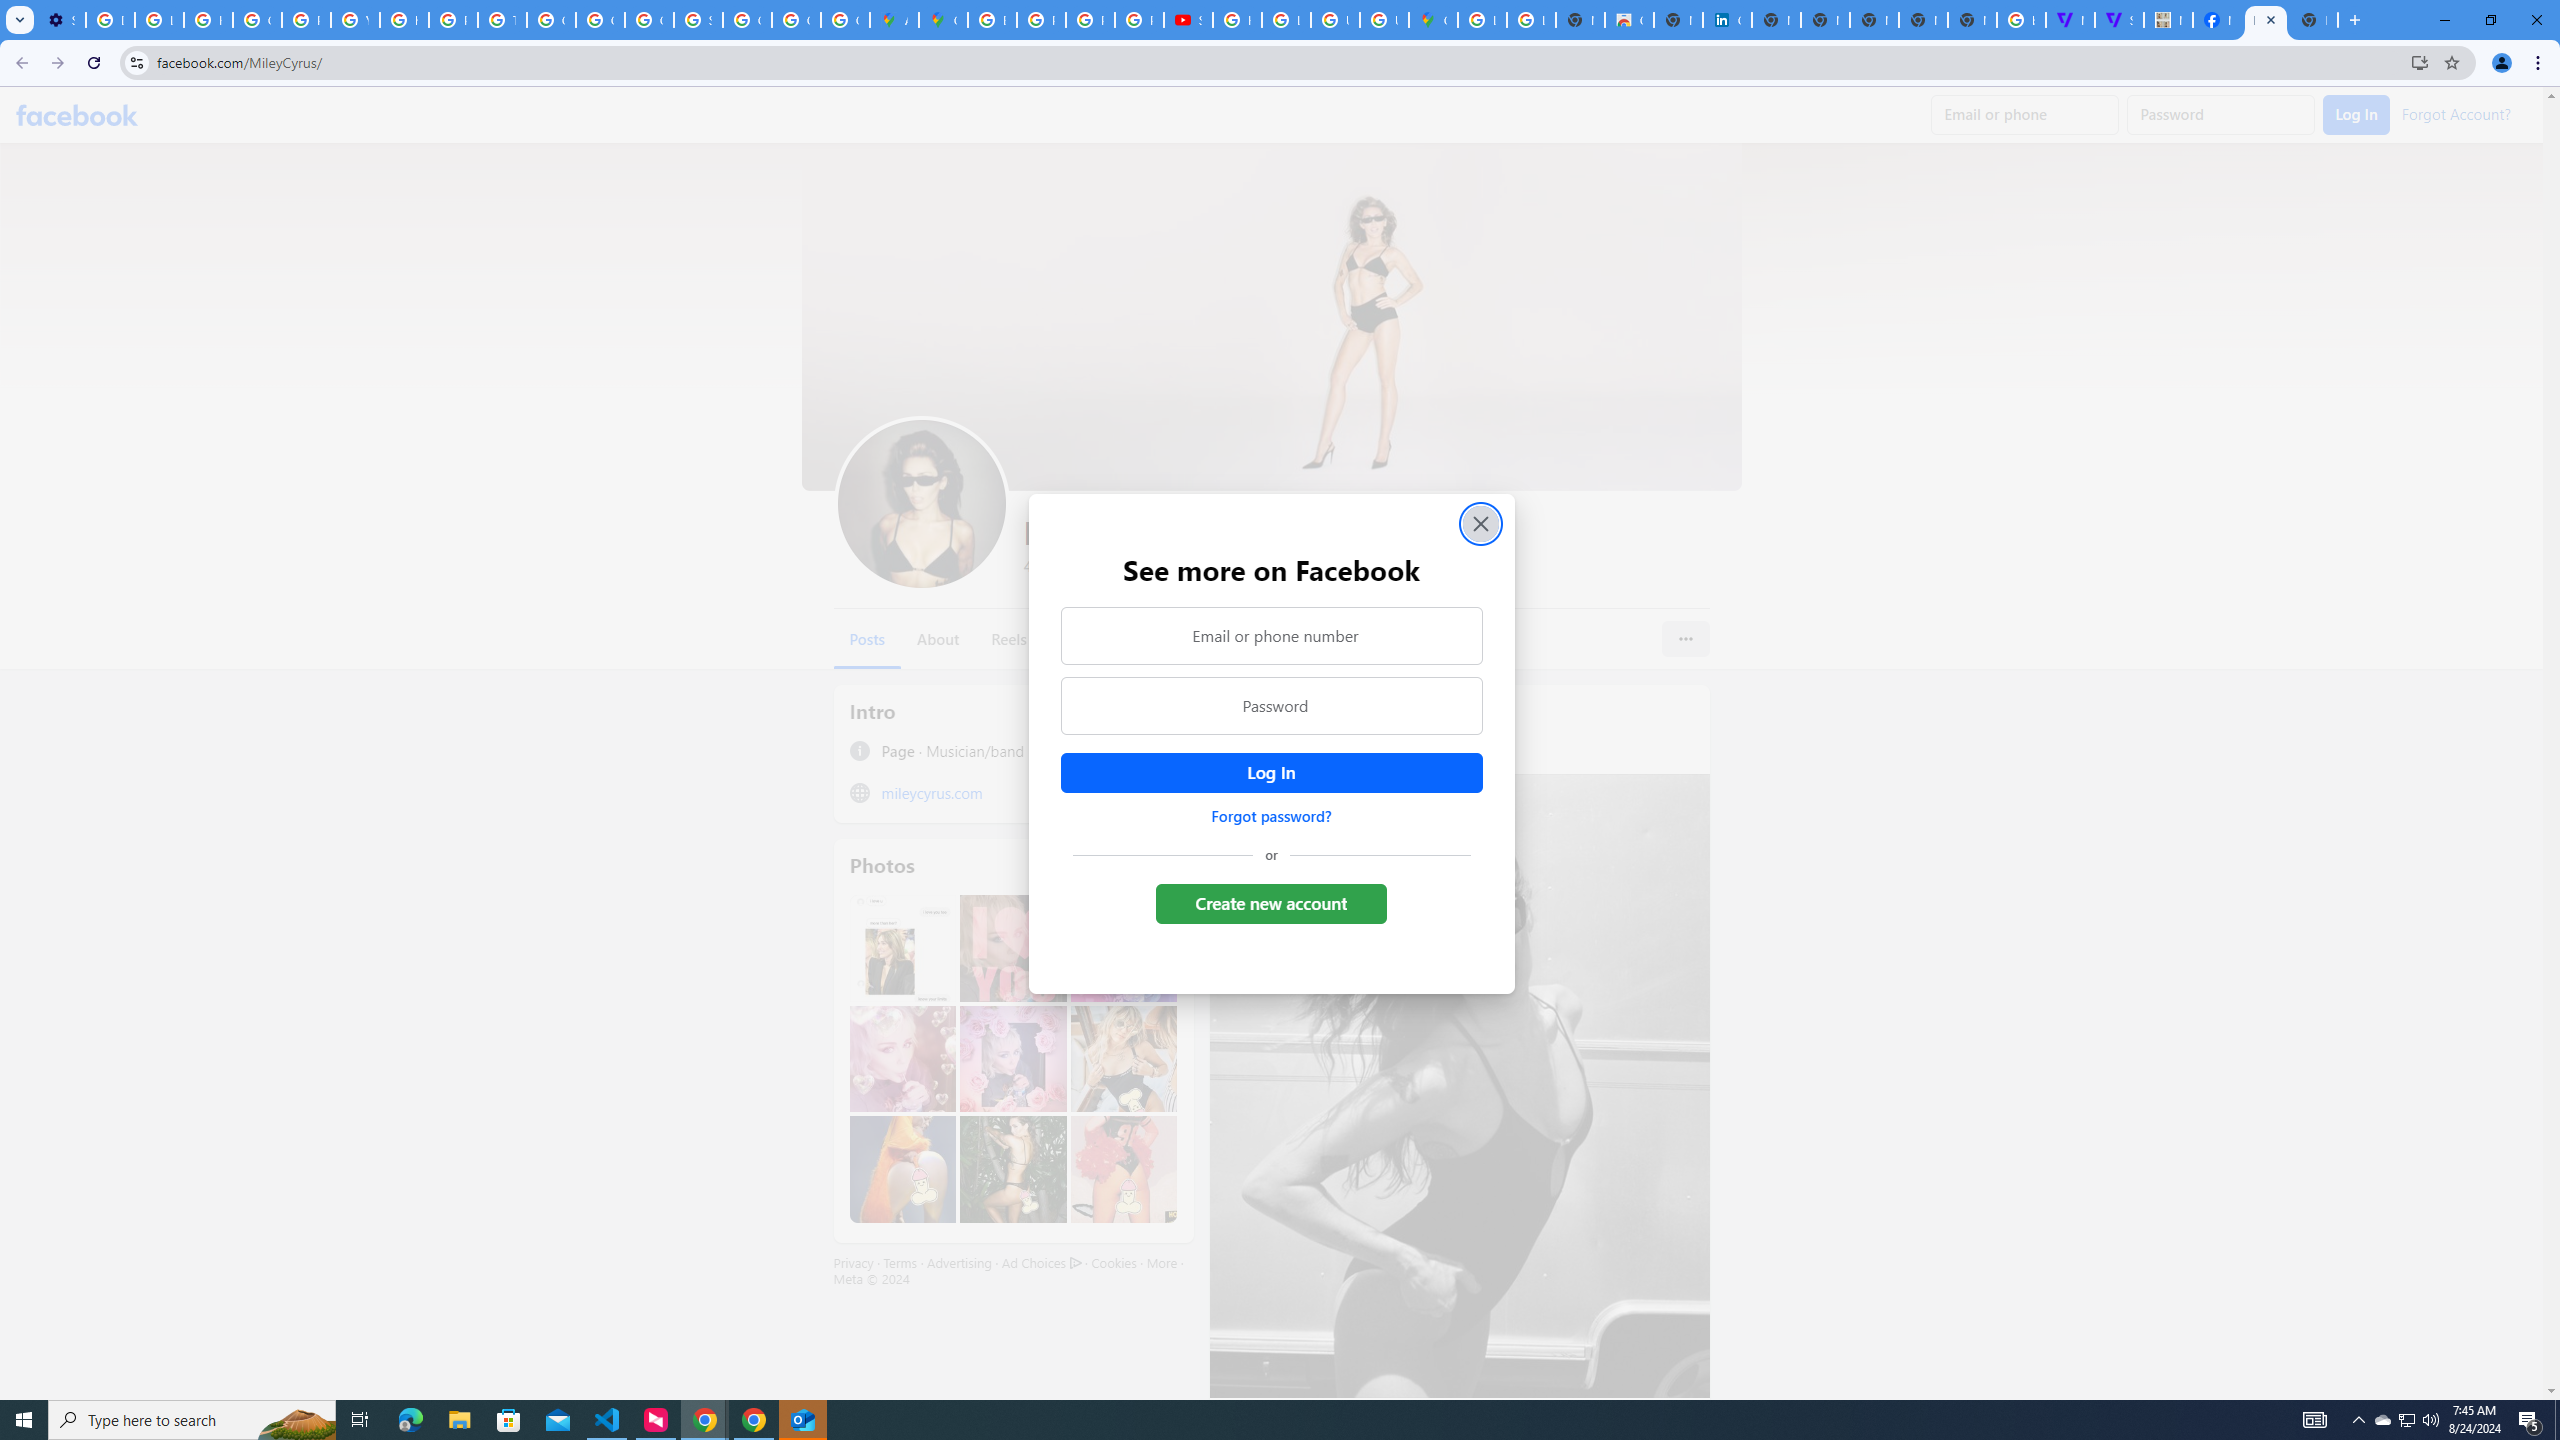 Image resolution: width=2560 pixels, height=1440 pixels. I want to click on 'Learn how to find your photos - Google Photos Help', so click(158, 19).